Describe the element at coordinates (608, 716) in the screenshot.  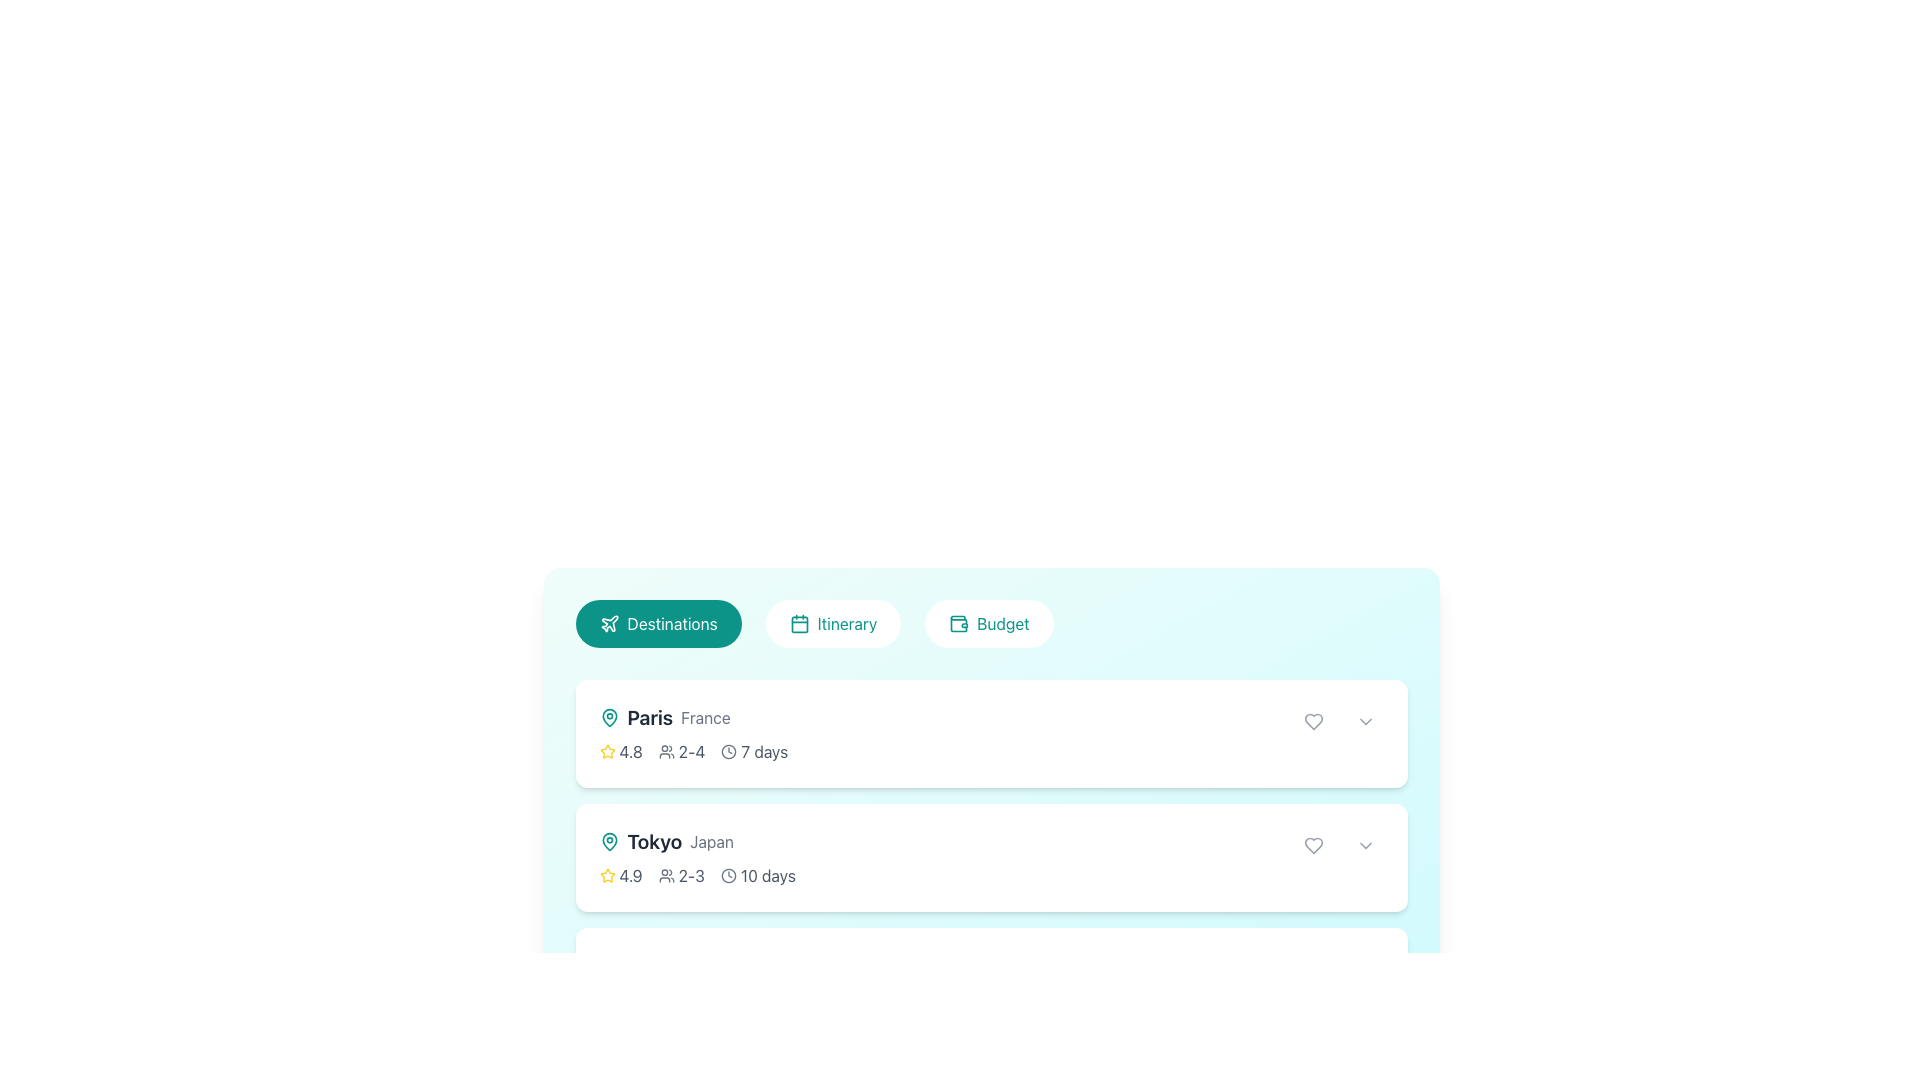
I see `the location marker icon located at the bottom-left corner of the 'Tokyo, Japan' entry` at that location.